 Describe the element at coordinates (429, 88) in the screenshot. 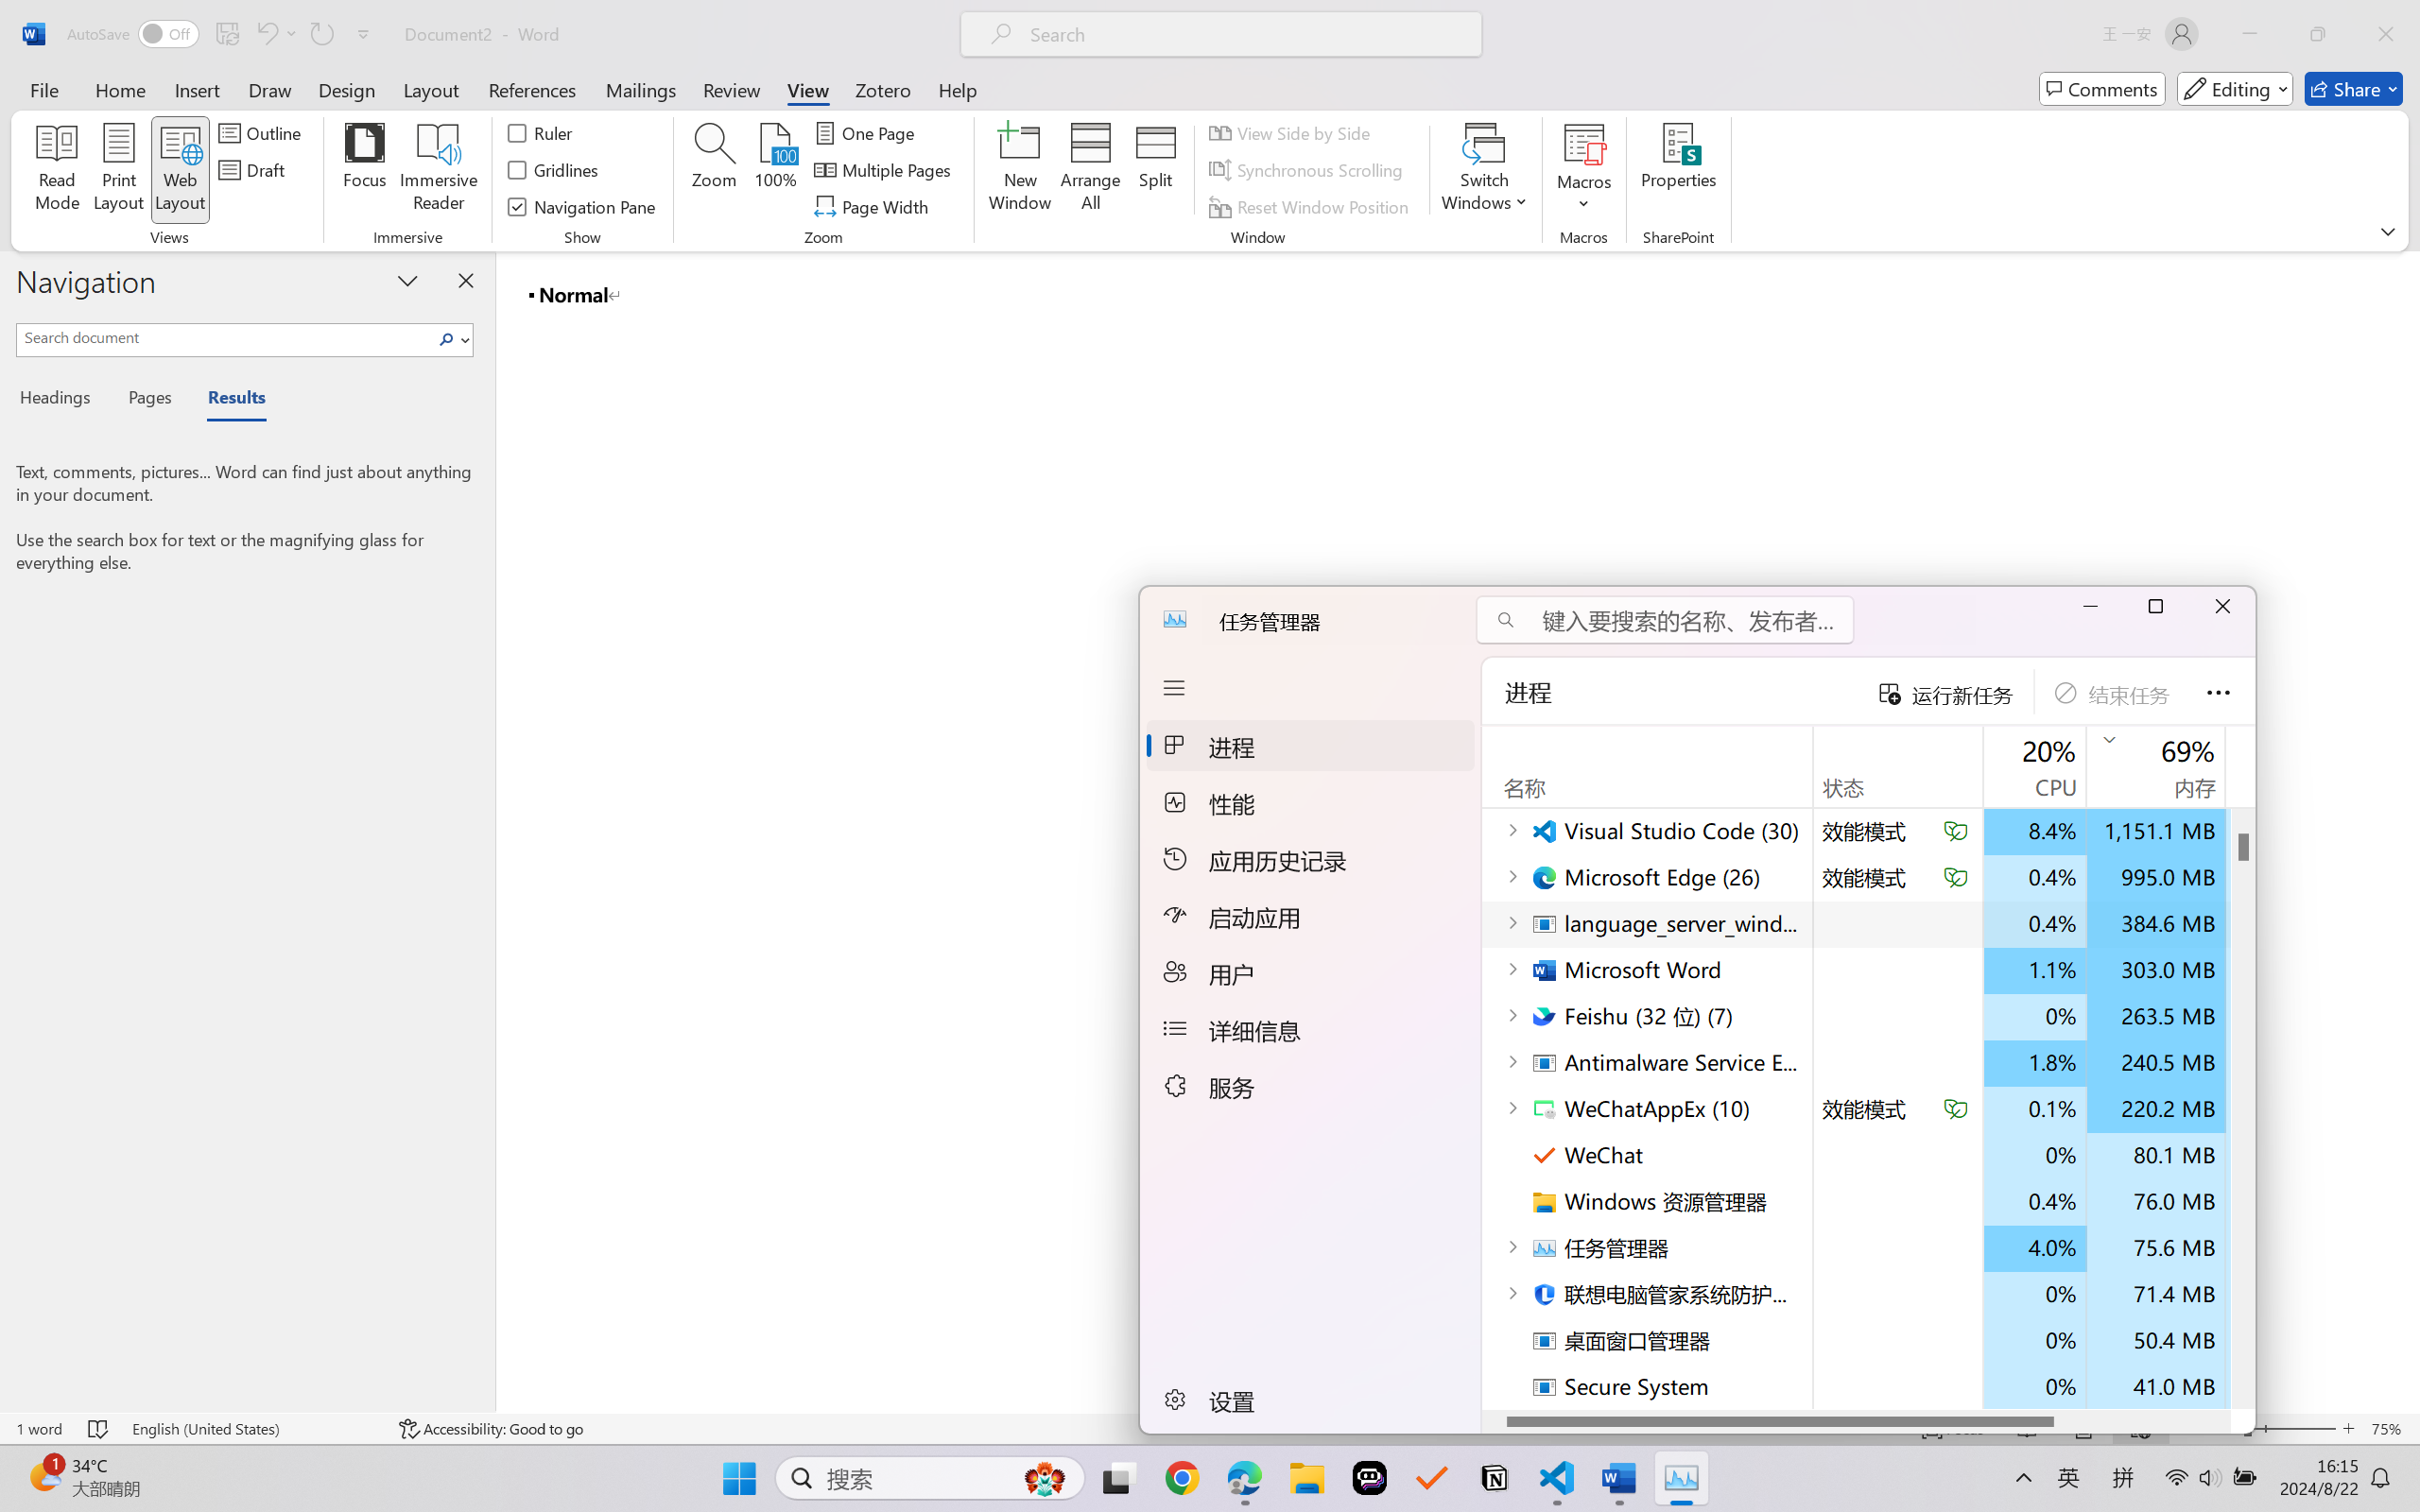

I see `'Layout'` at that location.